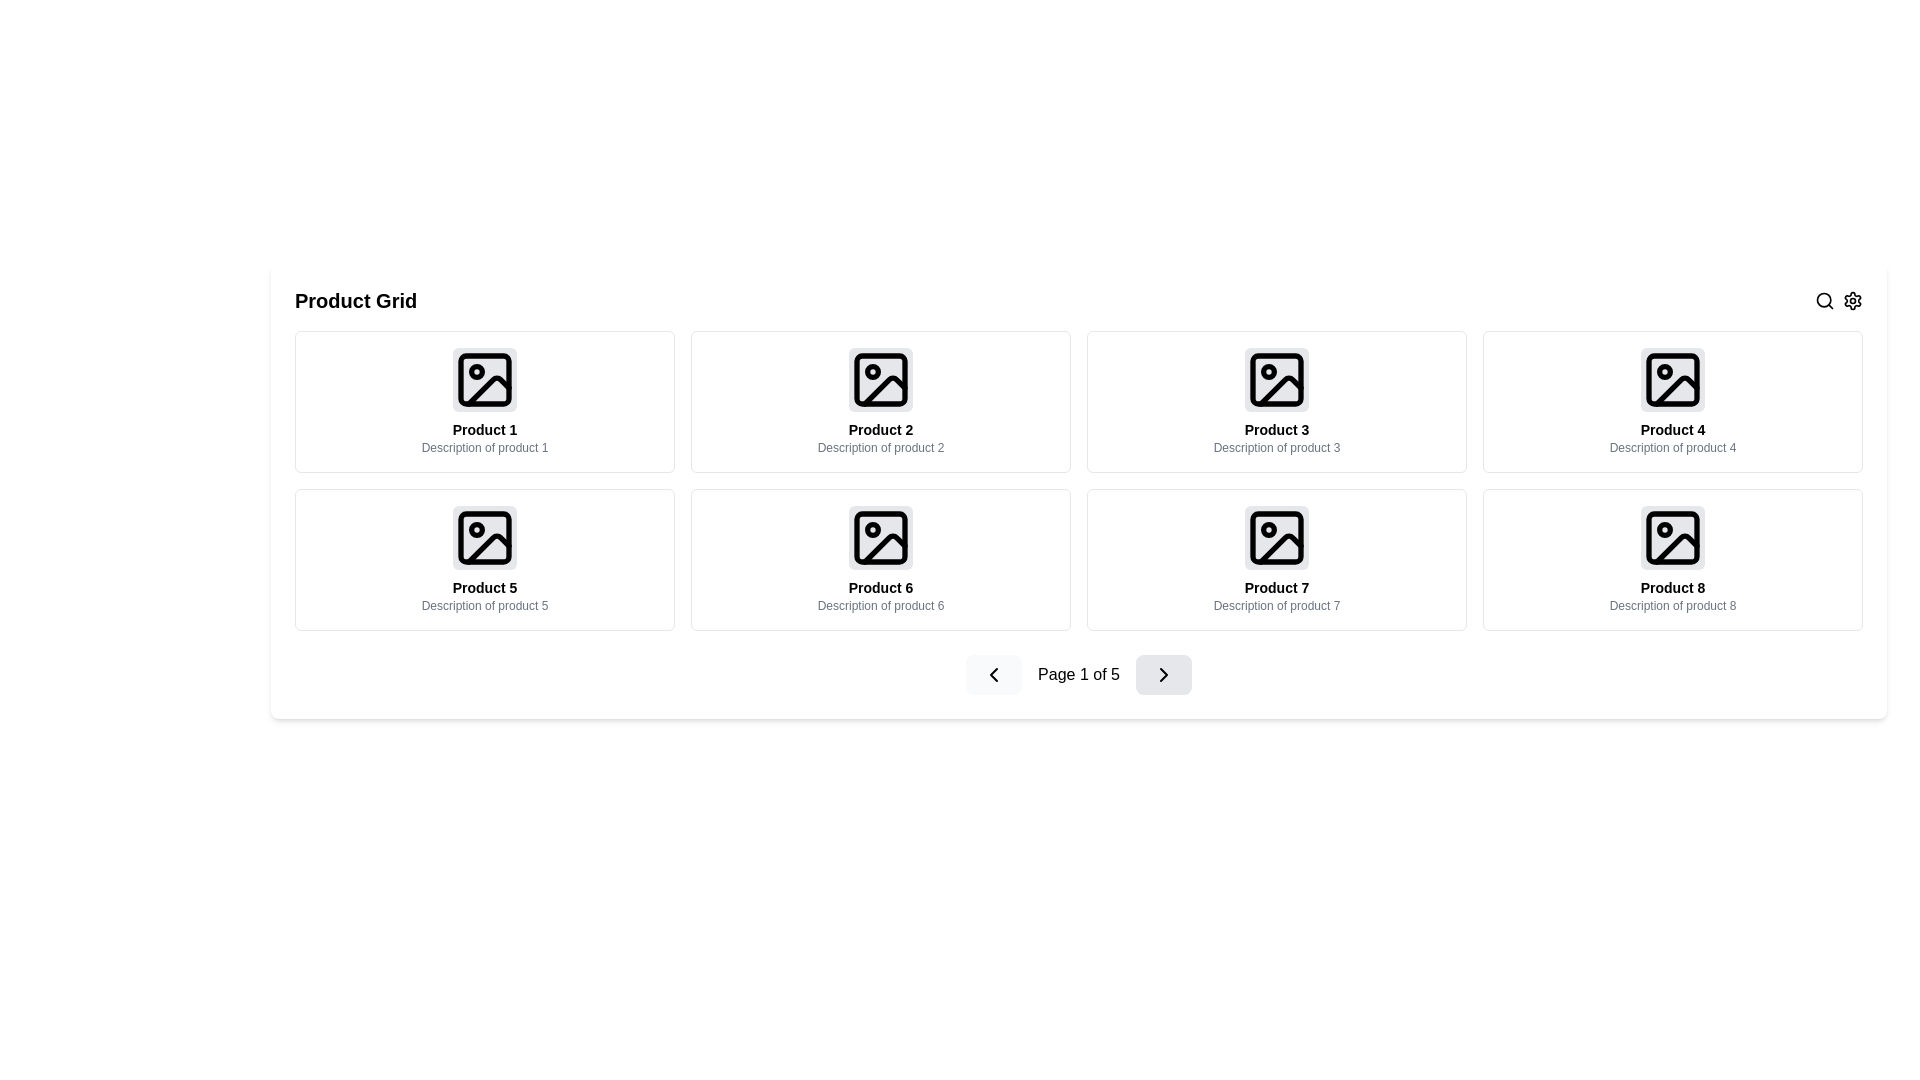 This screenshot has width=1920, height=1080. What do you see at coordinates (484, 446) in the screenshot?
I see `the text label that reads 'Description of product 1', which is styled in light gray and located at the bottom-center of the first product card under the heading 'Product 1'` at bounding box center [484, 446].